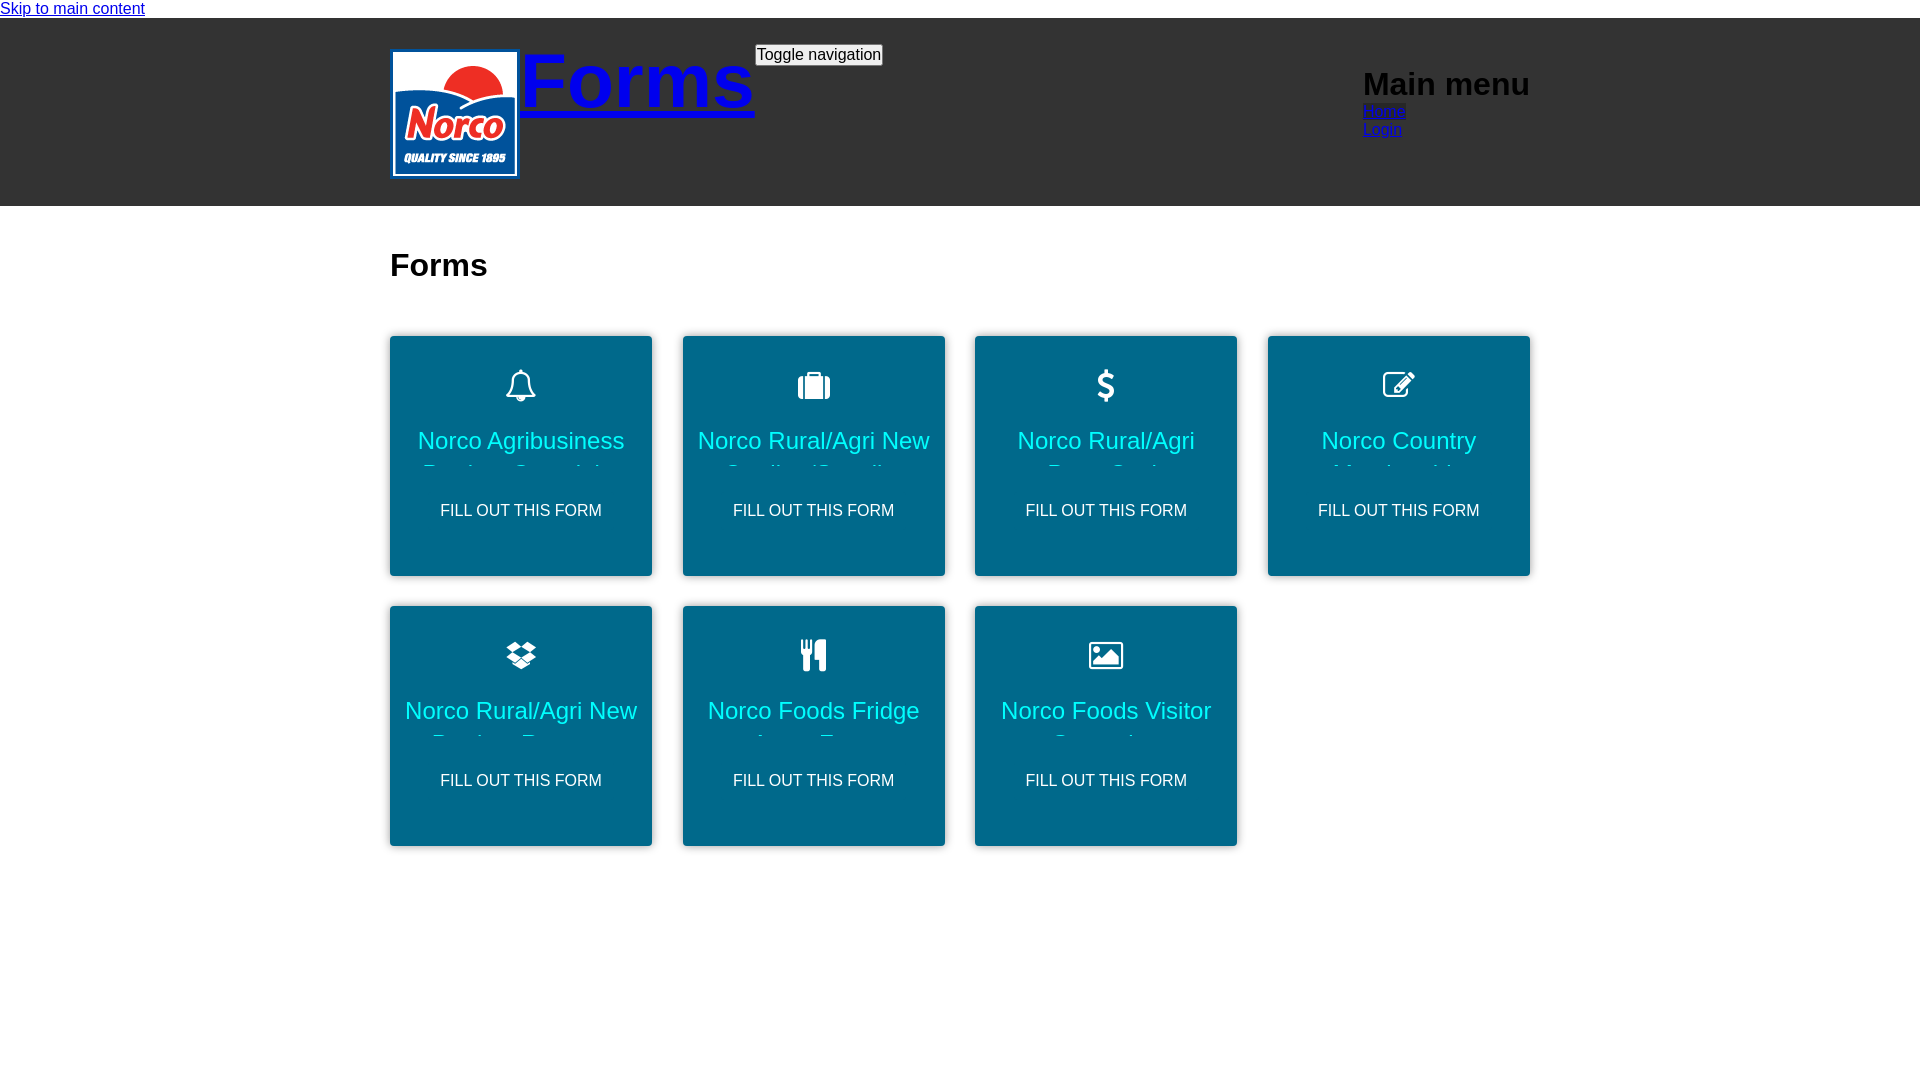 The width and height of the screenshot is (1920, 1080). I want to click on 'FILL OUT THIS FORM', so click(521, 509).